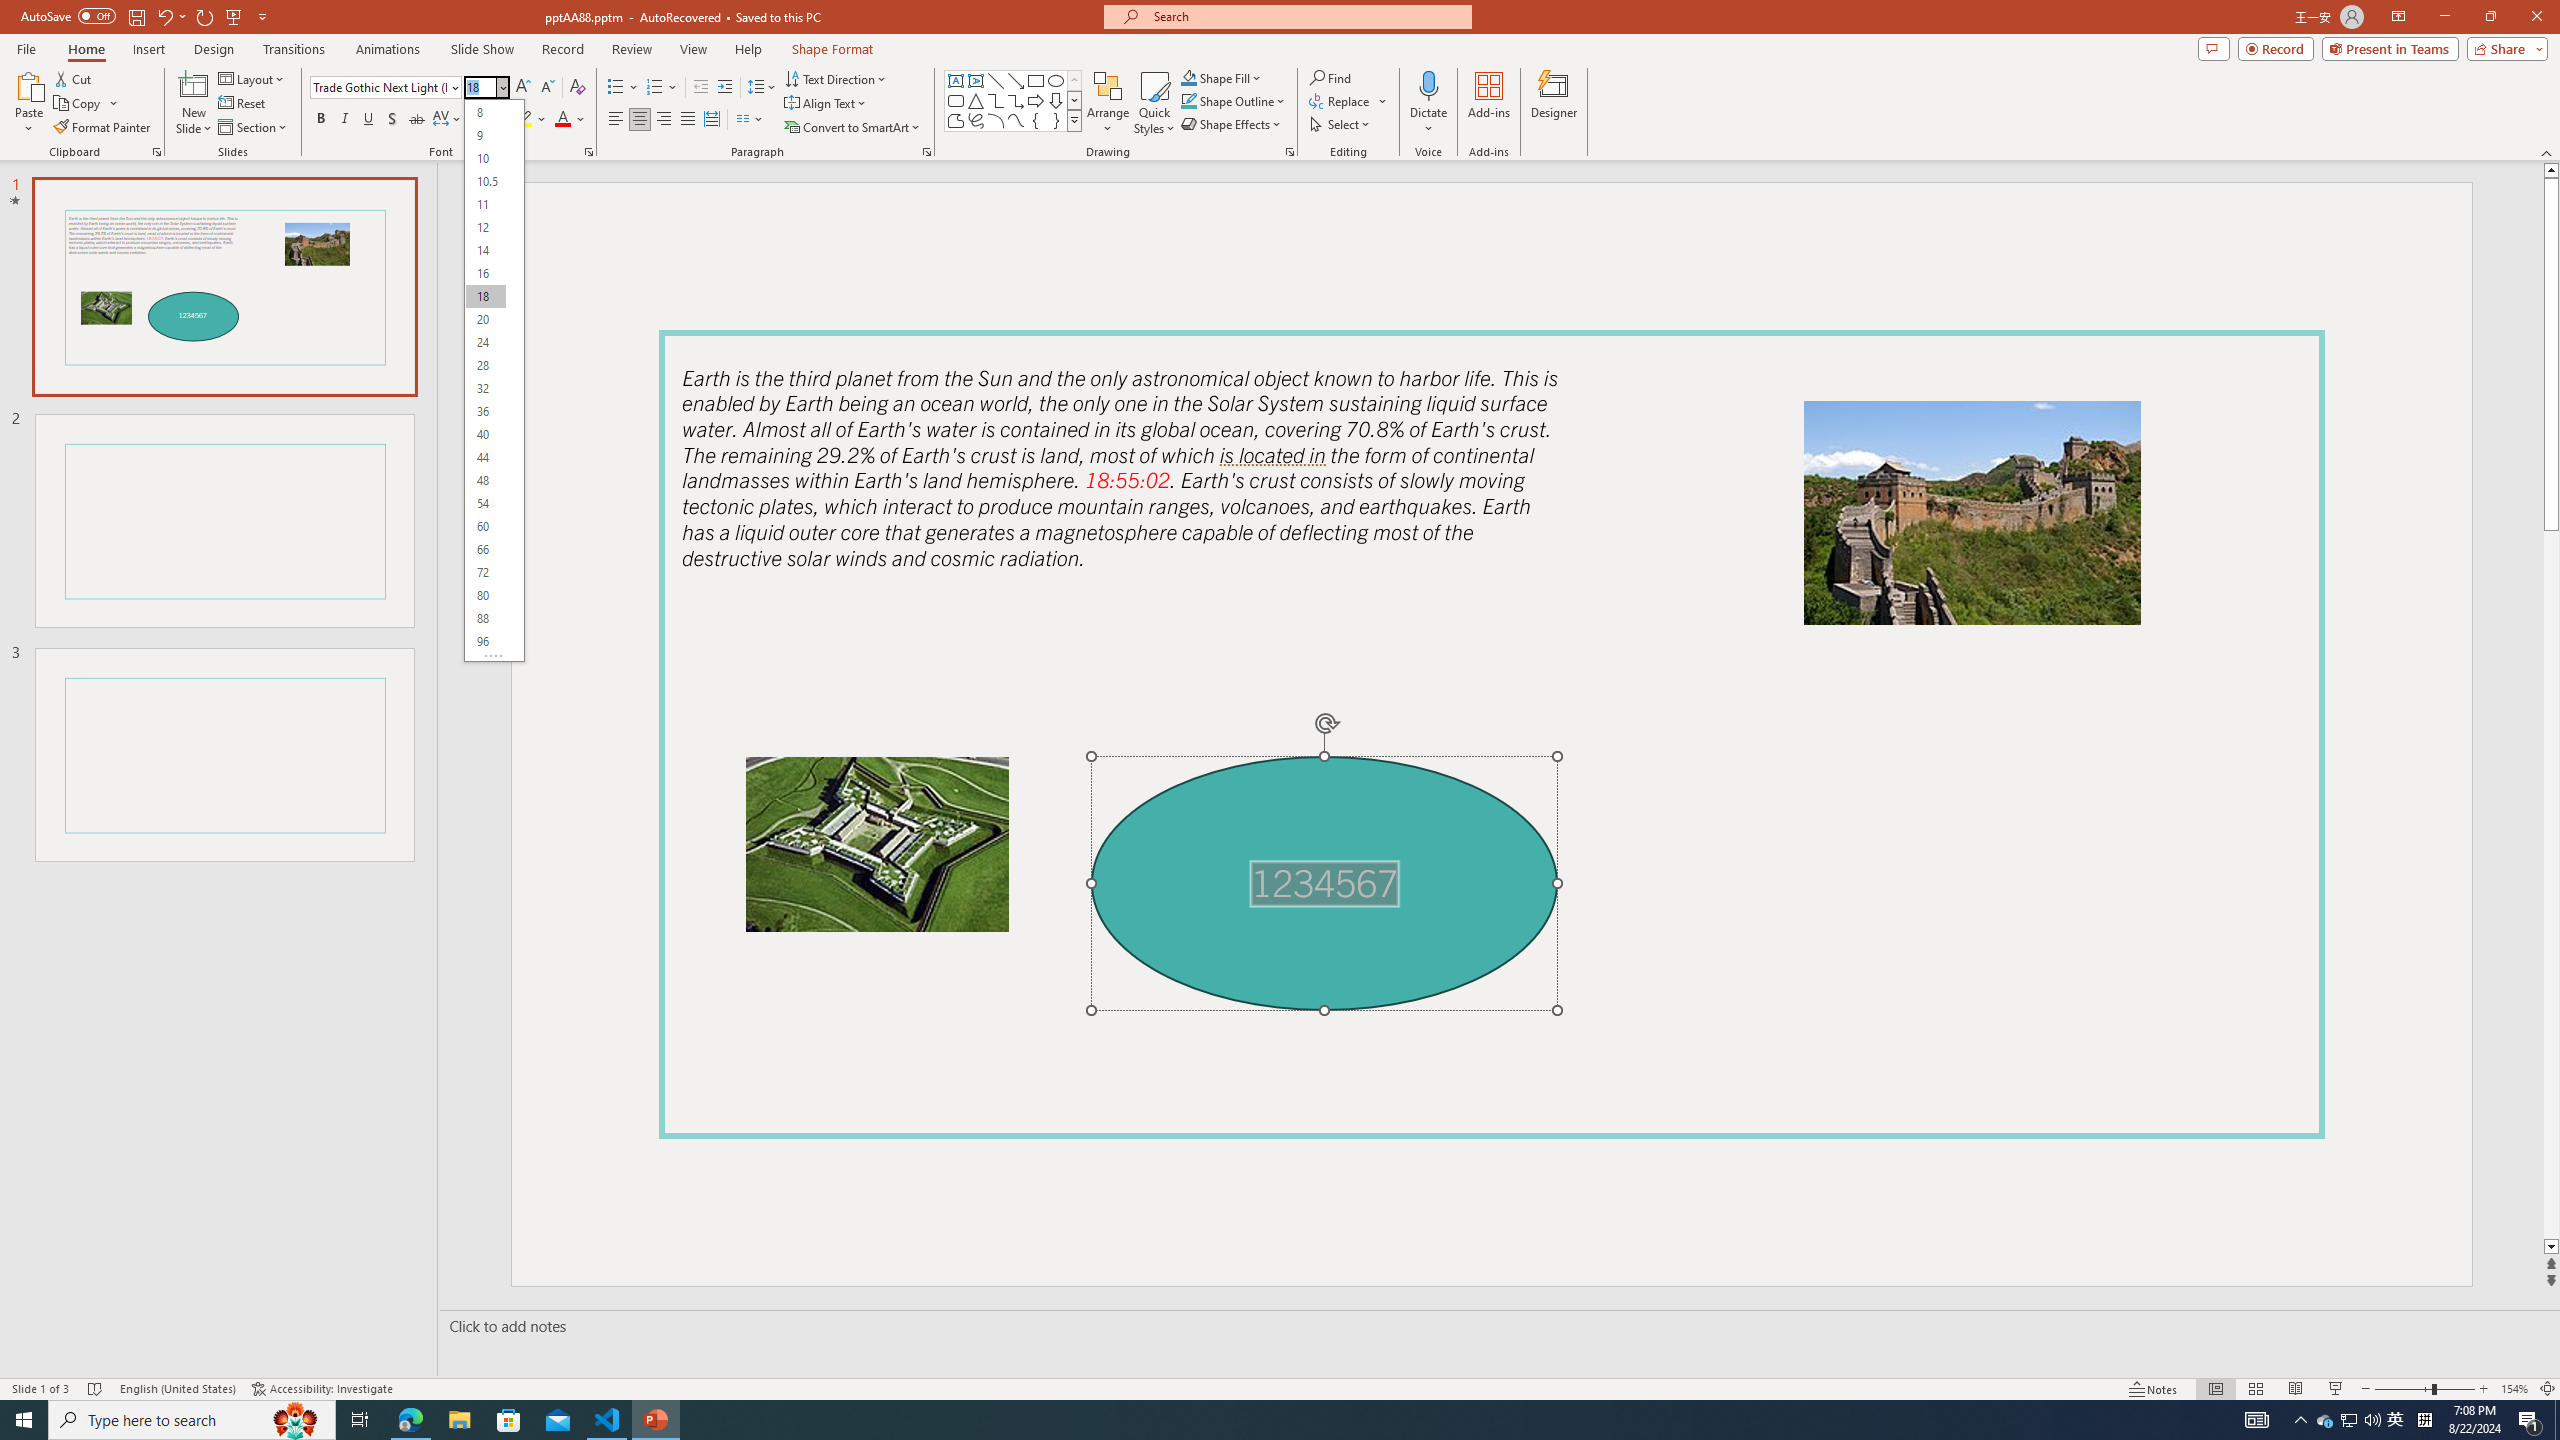 The width and height of the screenshot is (2560, 1440). What do you see at coordinates (485, 134) in the screenshot?
I see `'9'` at bounding box center [485, 134].